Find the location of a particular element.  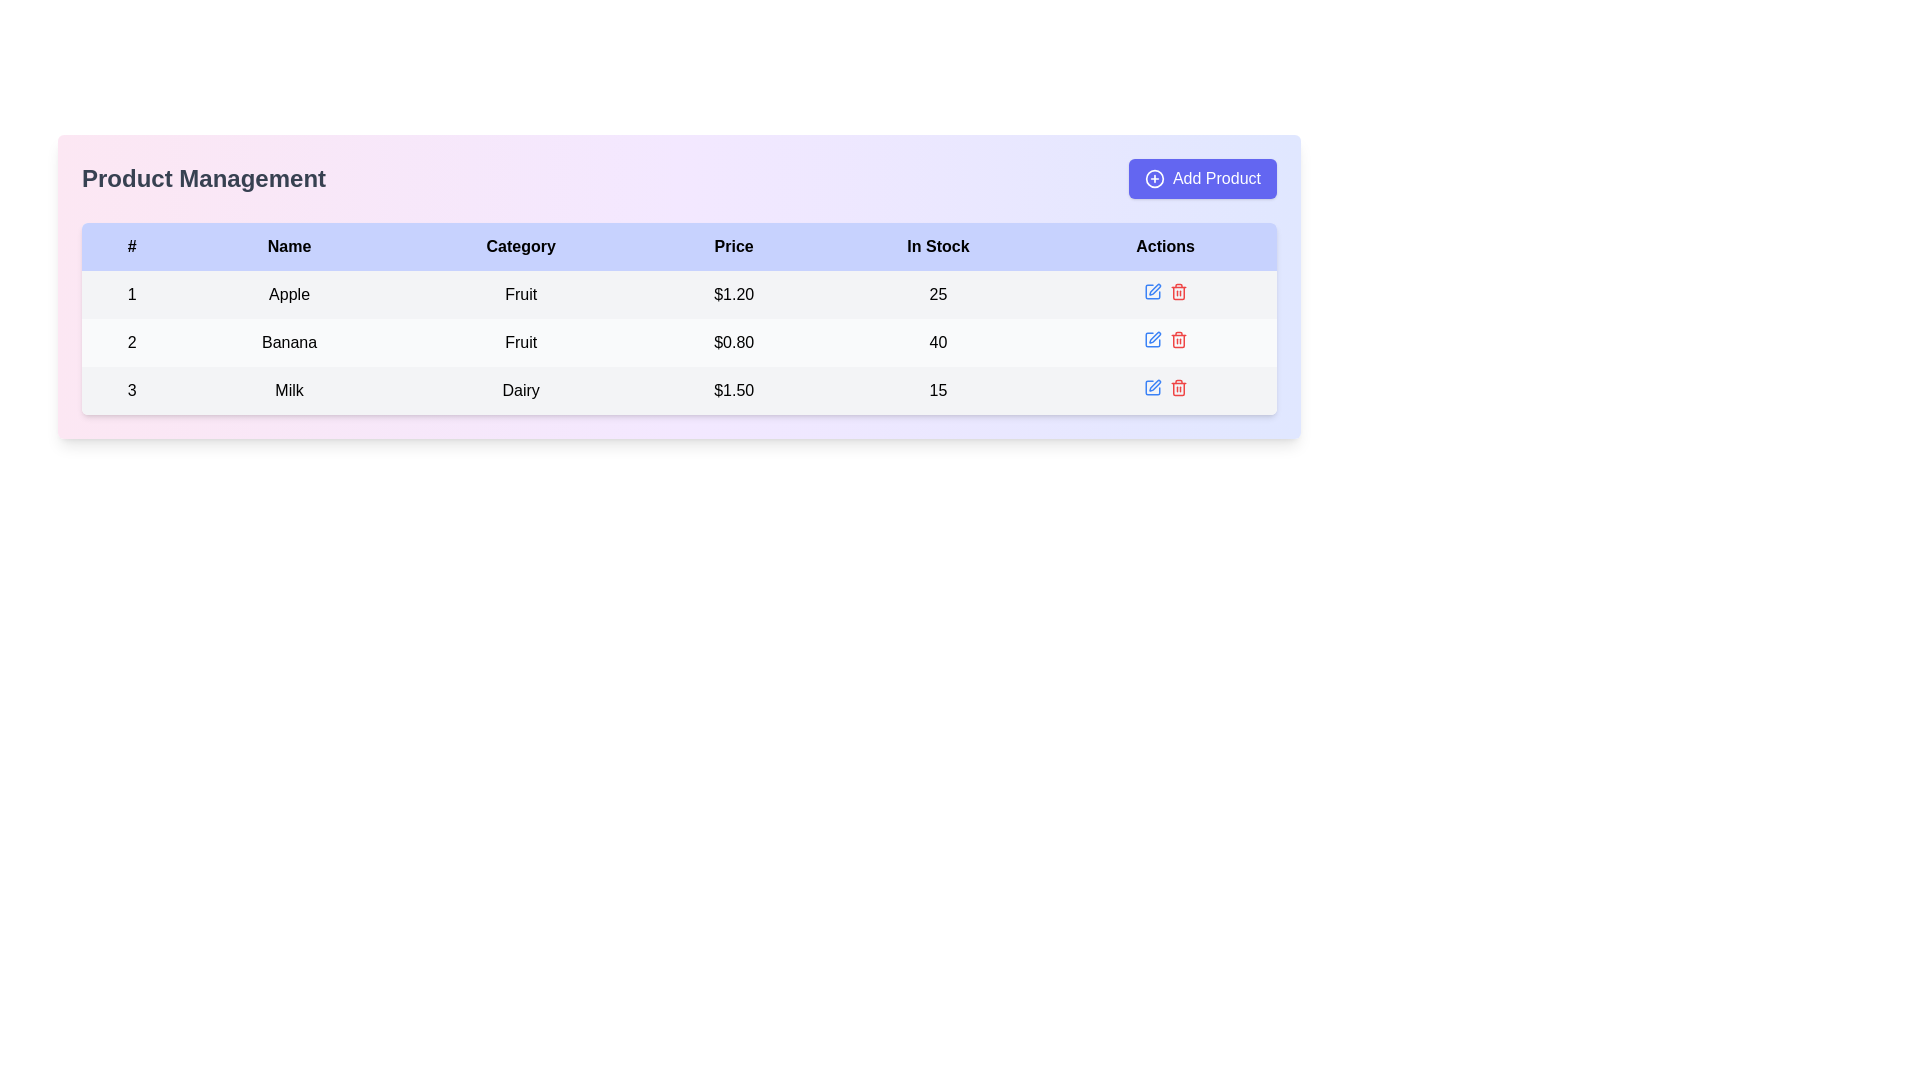

the text label representing the category for the product 'Apple' in the first row under the 'Category' column of the table is located at coordinates (521, 294).